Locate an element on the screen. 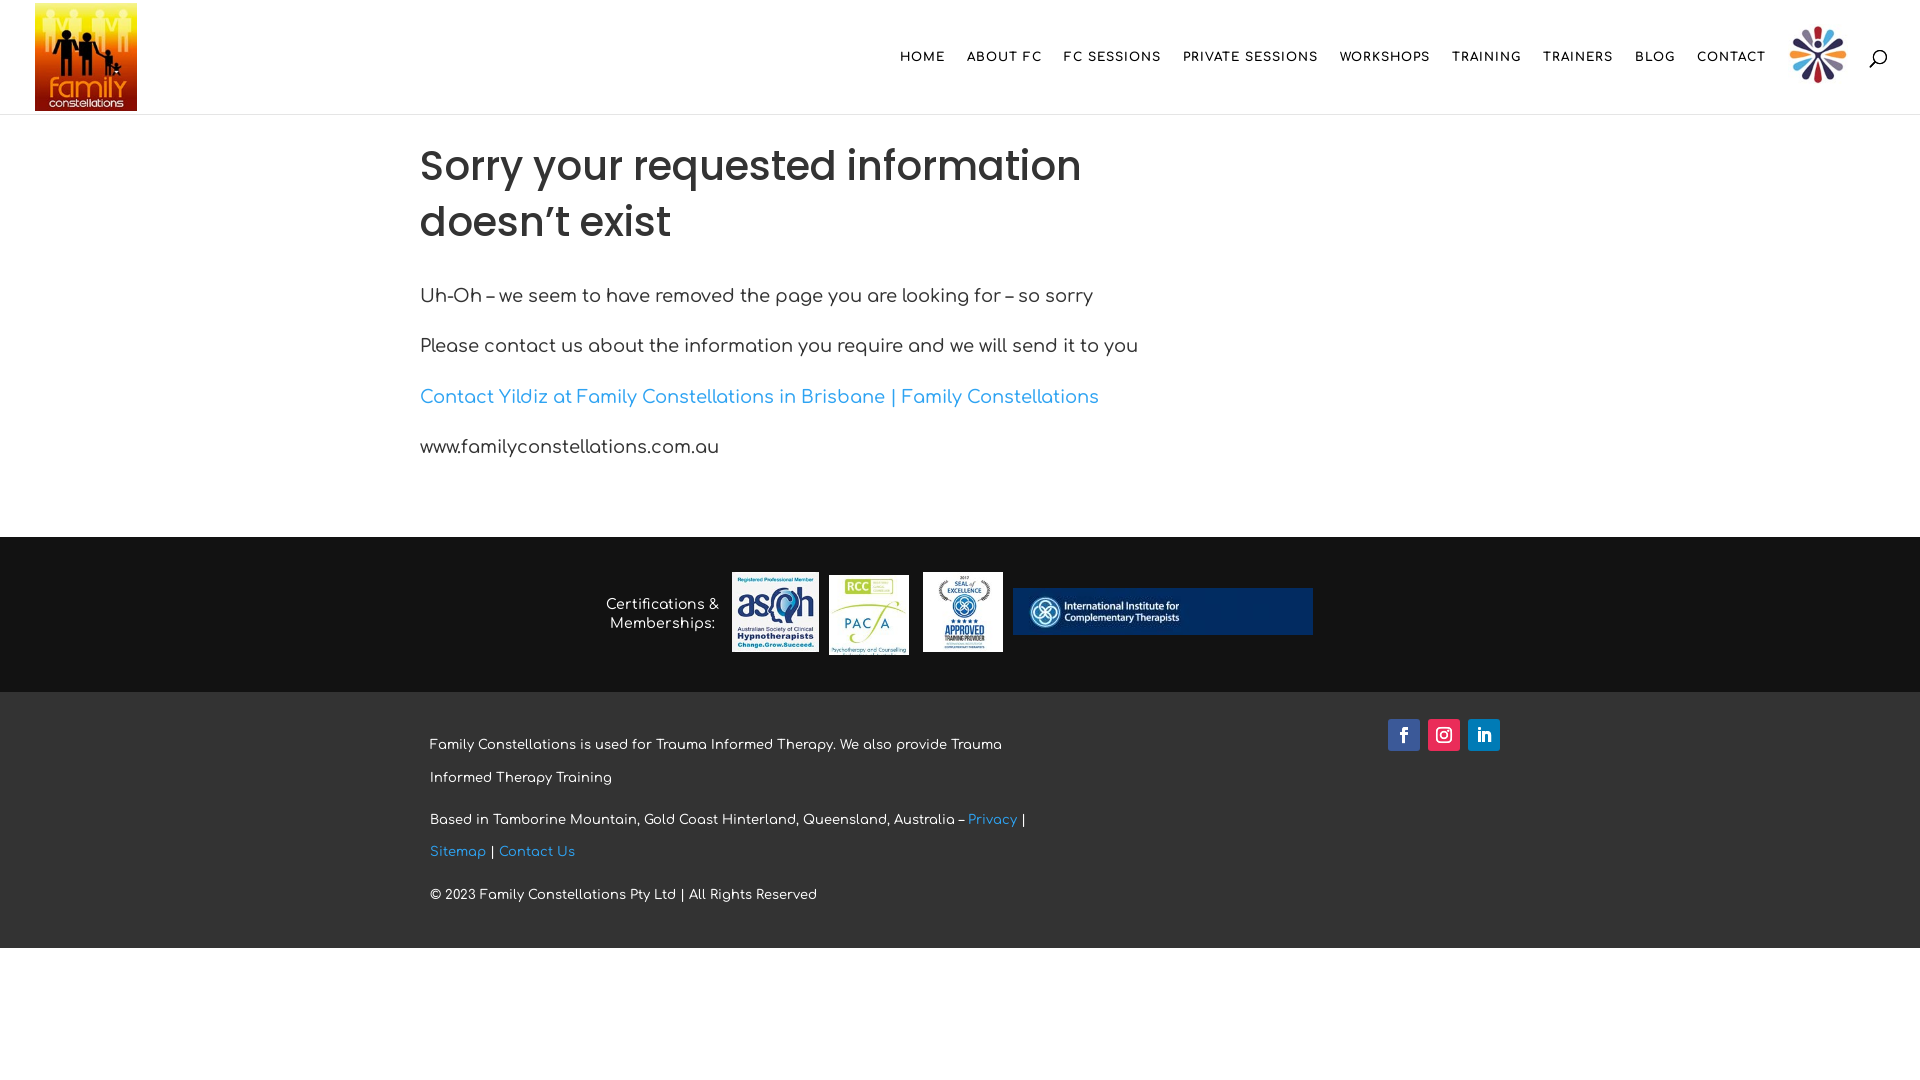 This screenshot has width=1920, height=1080. 'WORKSHOPS' is located at coordinates (1339, 80).